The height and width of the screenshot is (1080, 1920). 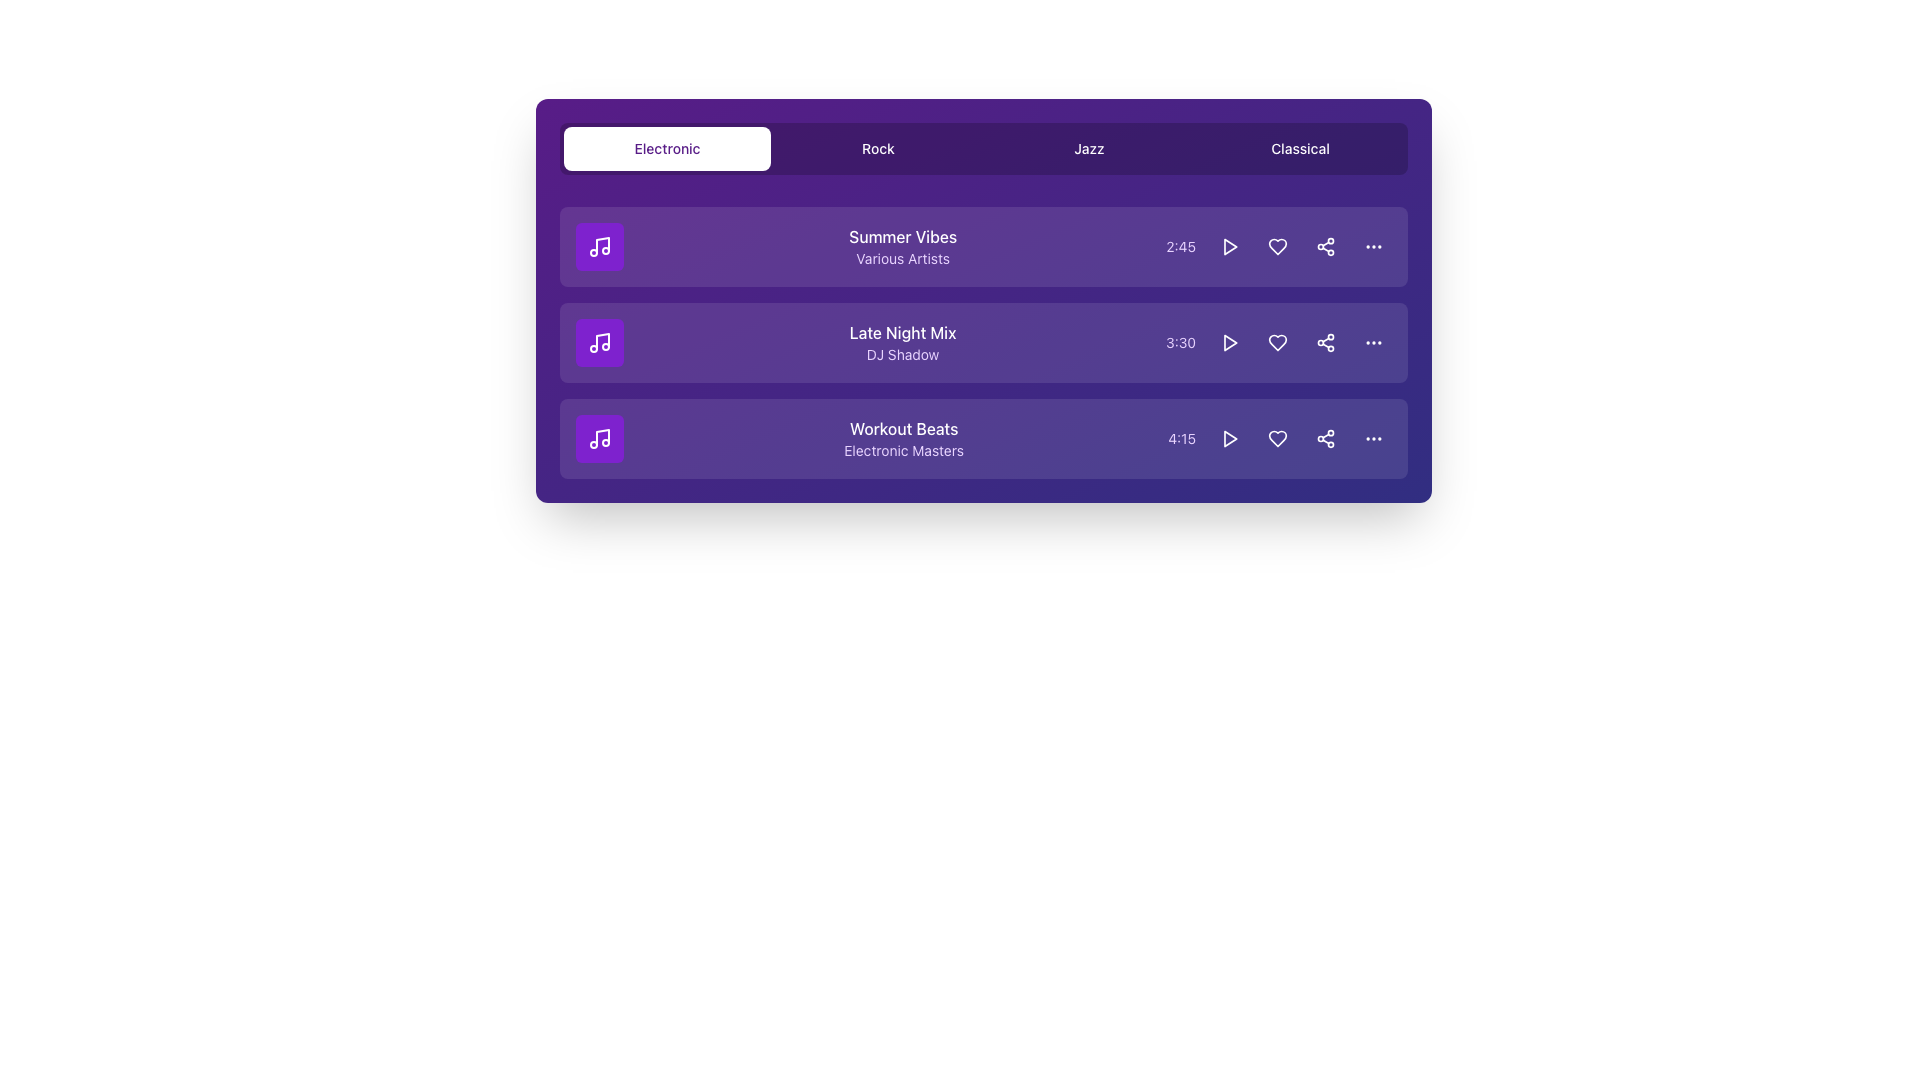 I want to click on the three dots icon/button located to the extreme right of the third row in the list, which has a white stroke on a purple background, so click(x=1372, y=438).